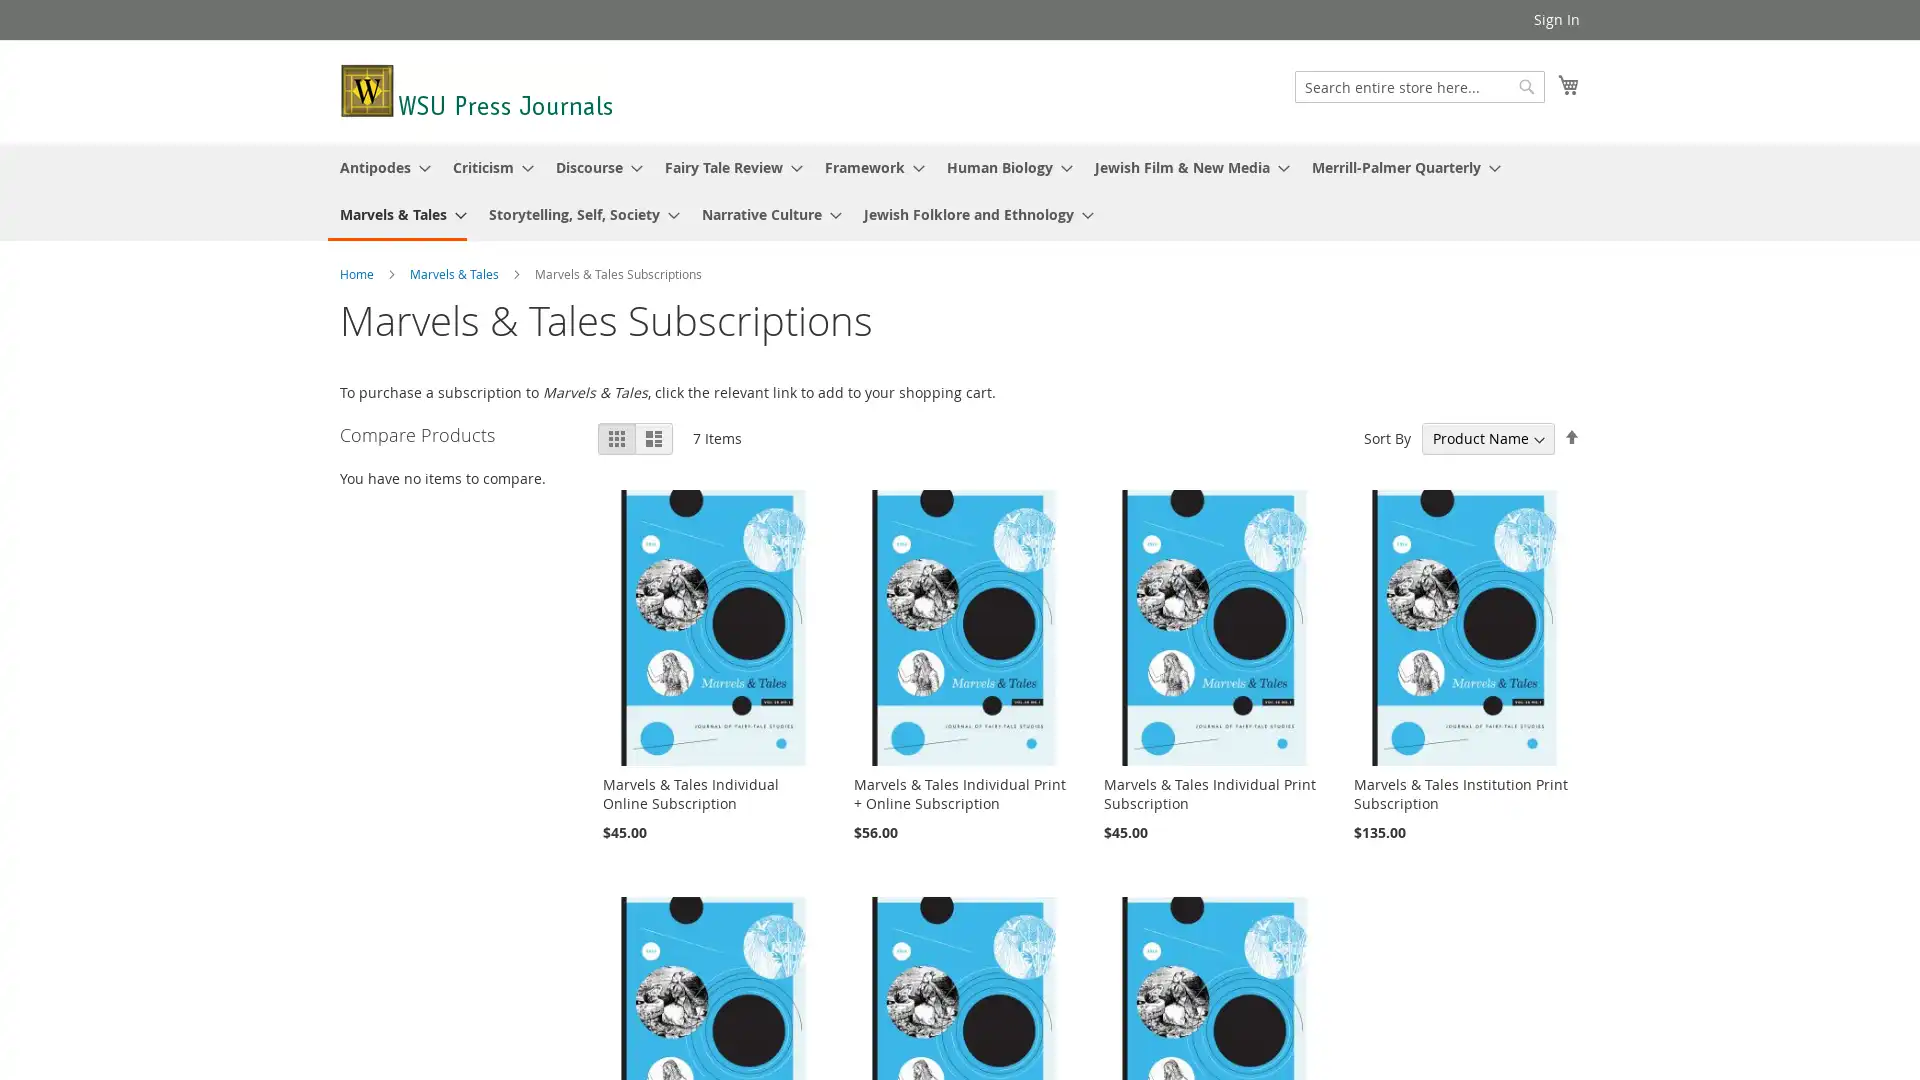 The height and width of the screenshot is (1080, 1920). I want to click on Add to Compare, so click(356, 908).